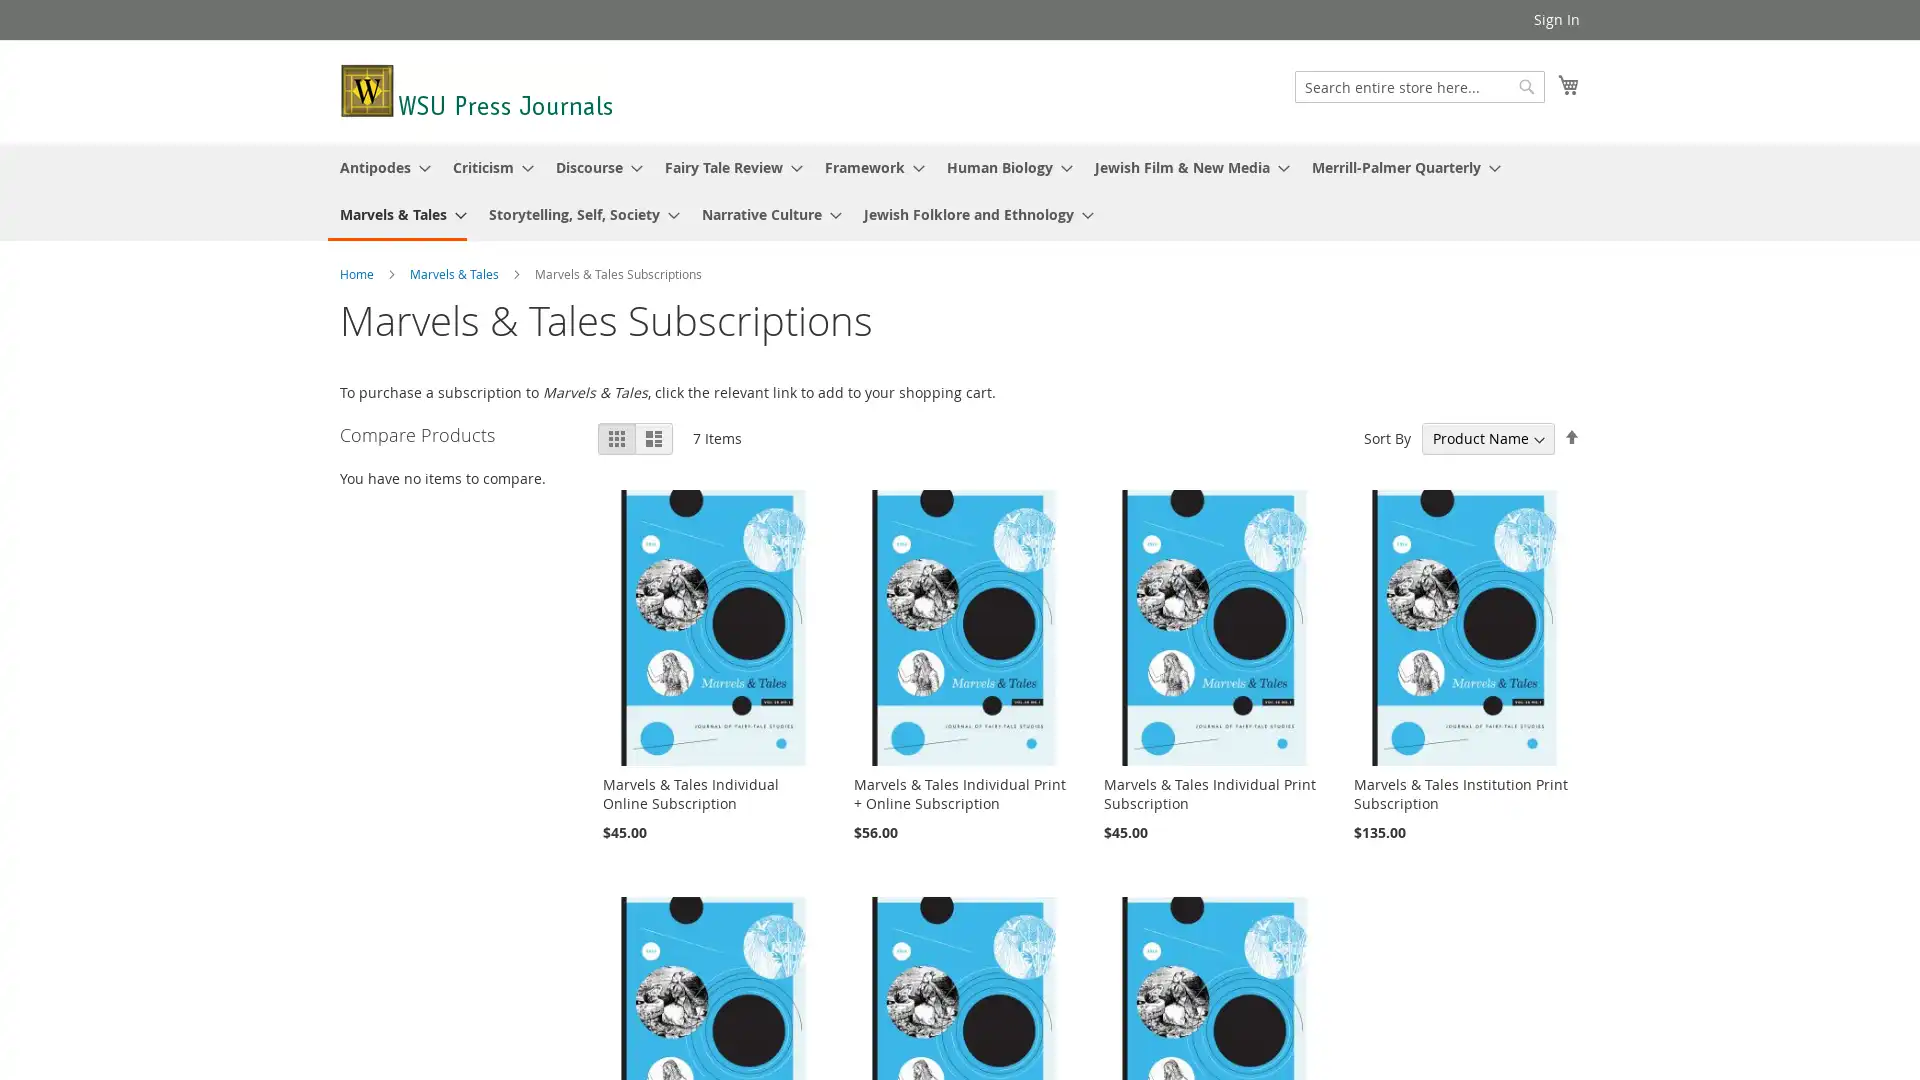 The height and width of the screenshot is (1080, 1920). I want to click on Add to Compare, so click(356, 908).